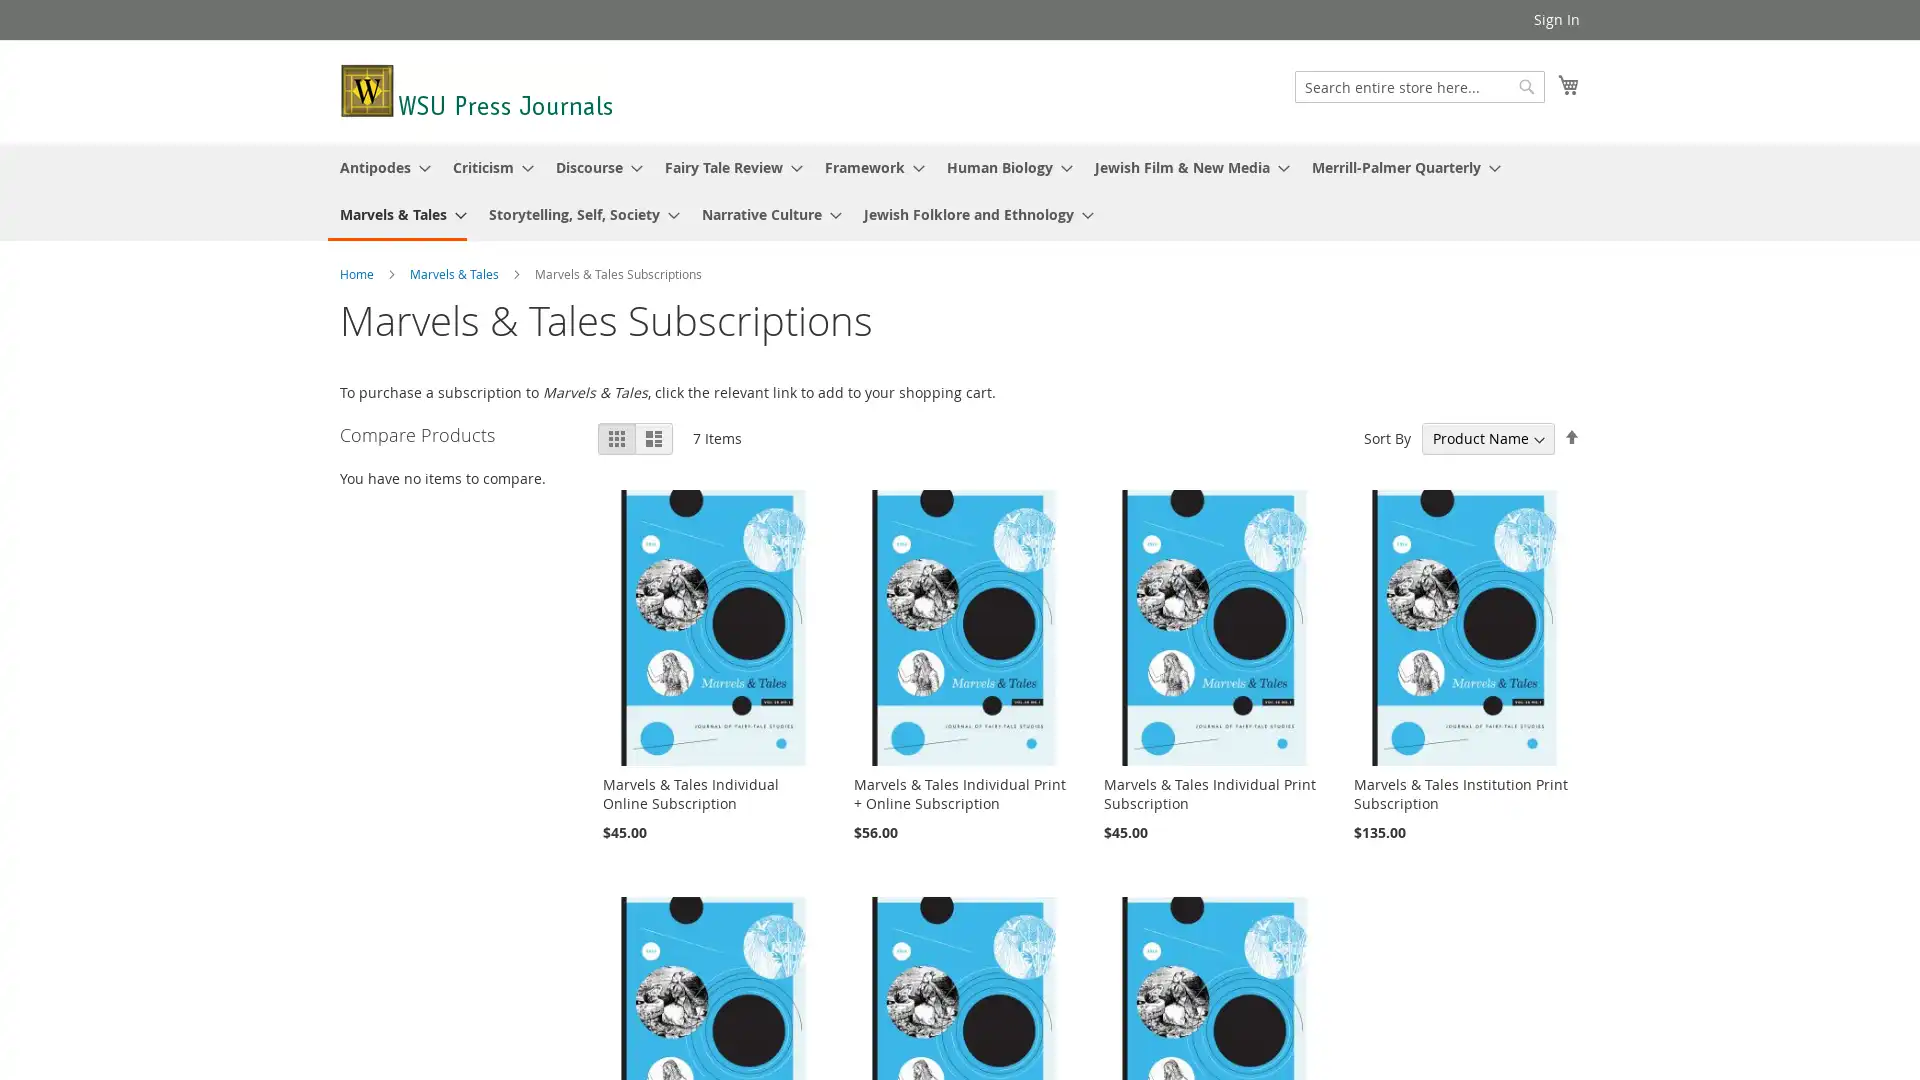 The height and width of the screenshot is (1080, 1920). I want to click on Add to Compare, so click(356, 908).